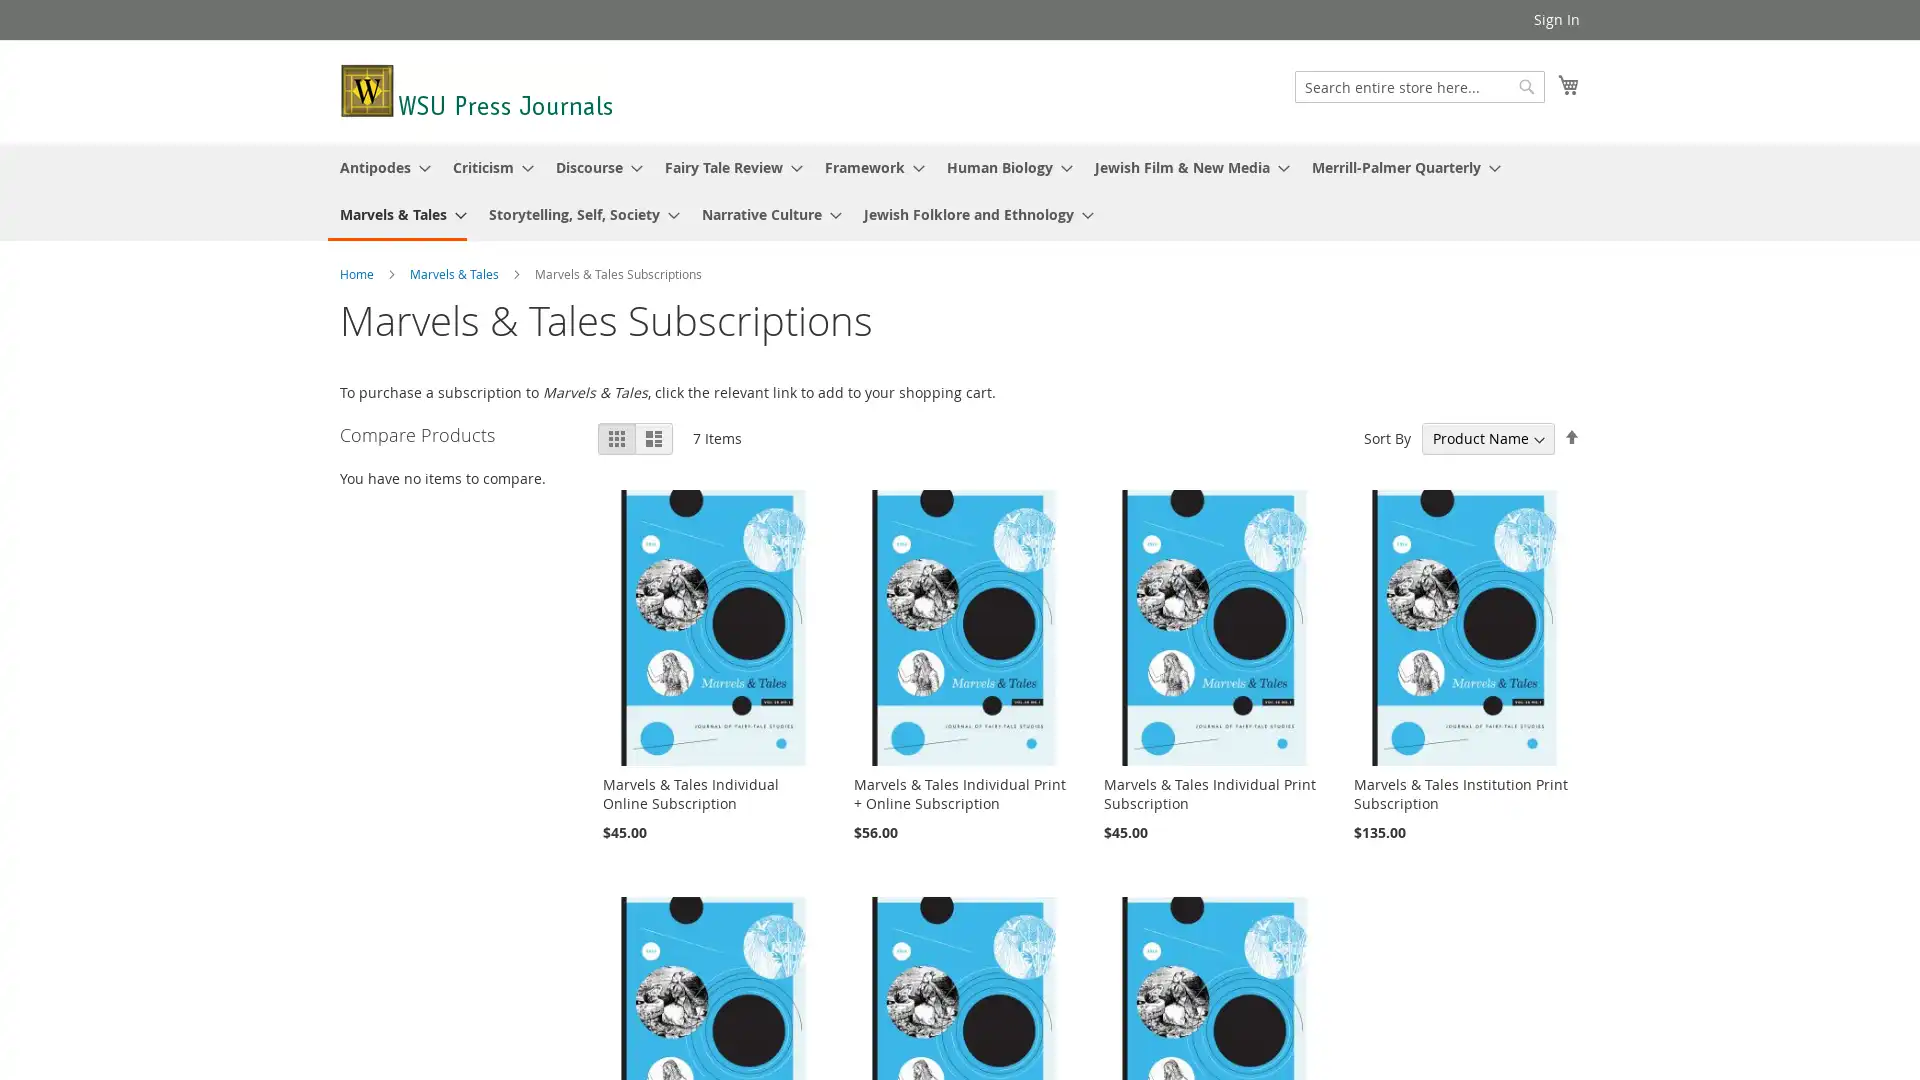 The height and width of the screenshot is (1080, 1920). I want to click on Add to Compare, so click(356, 908).